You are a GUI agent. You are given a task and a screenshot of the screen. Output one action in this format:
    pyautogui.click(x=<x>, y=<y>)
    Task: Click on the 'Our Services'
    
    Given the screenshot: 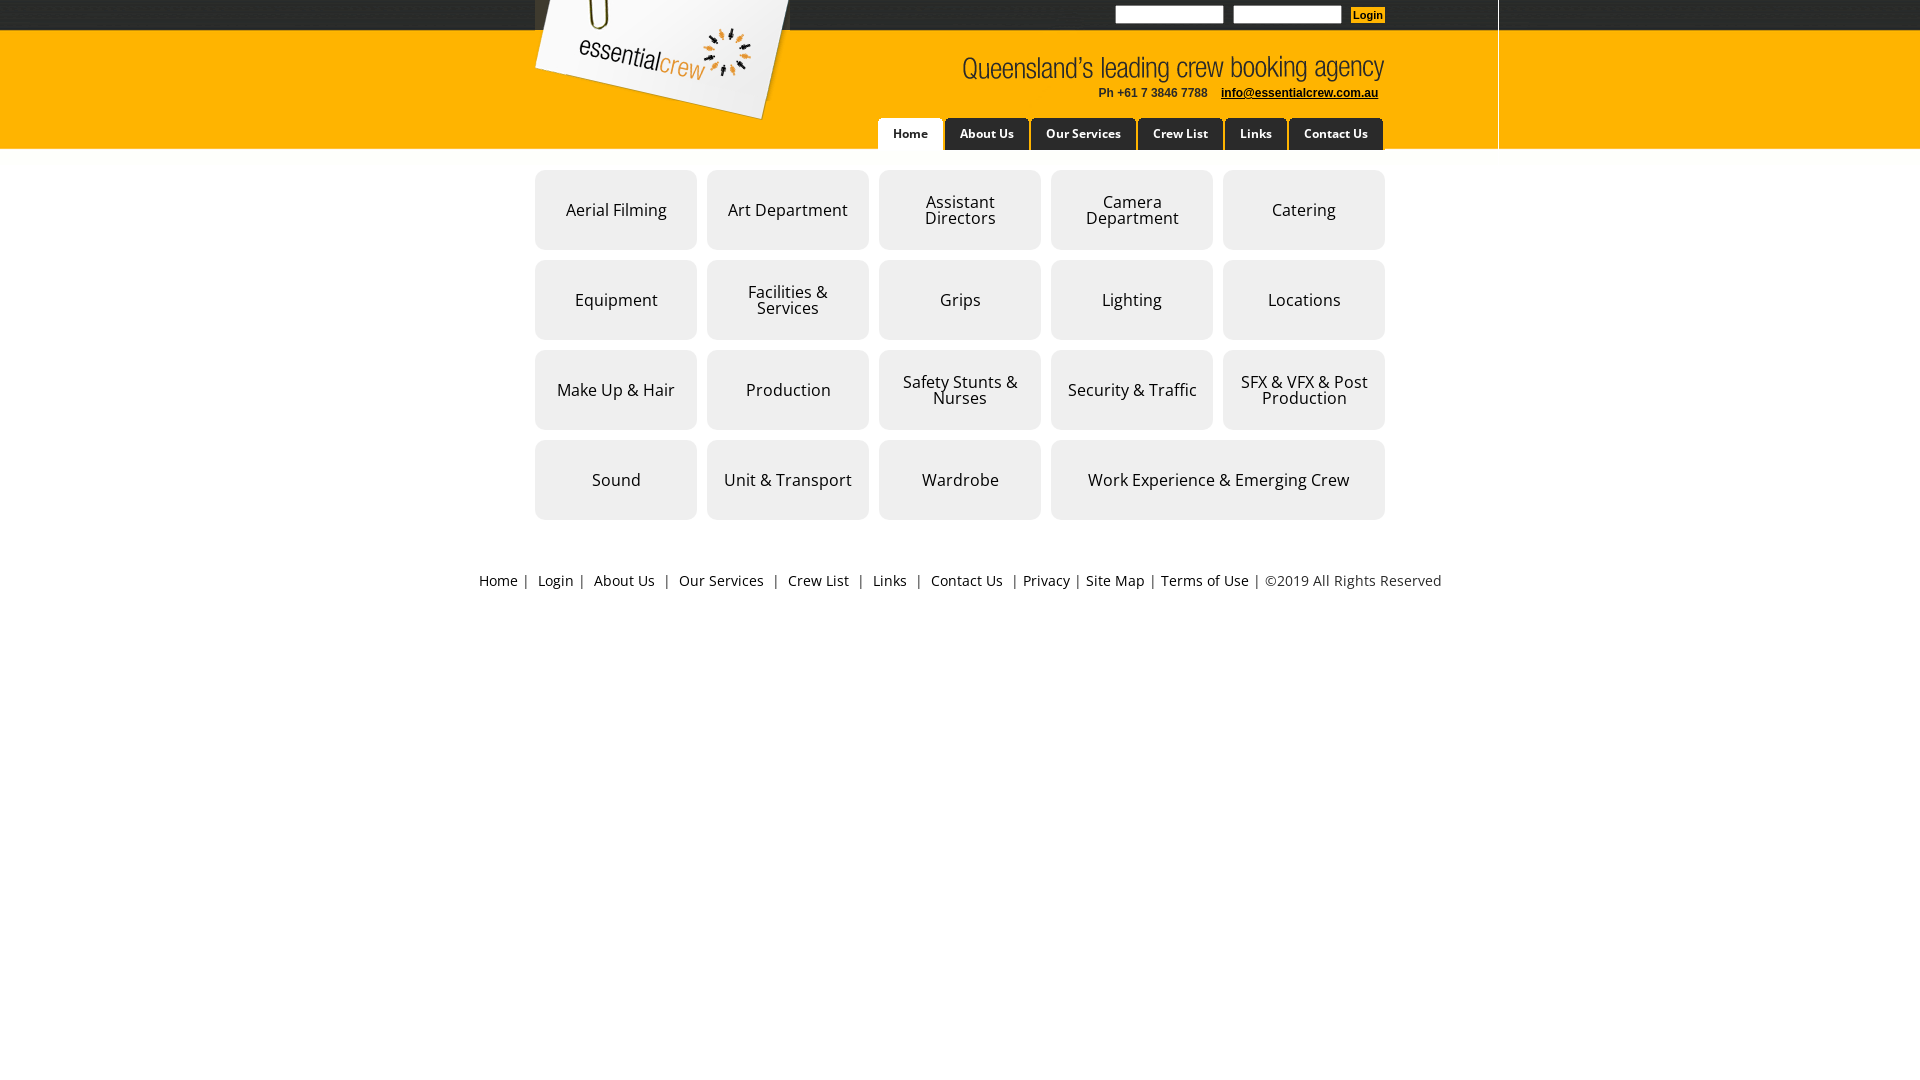 What is the action you would take?
    pyautogui.click(x=720, y=580)
    